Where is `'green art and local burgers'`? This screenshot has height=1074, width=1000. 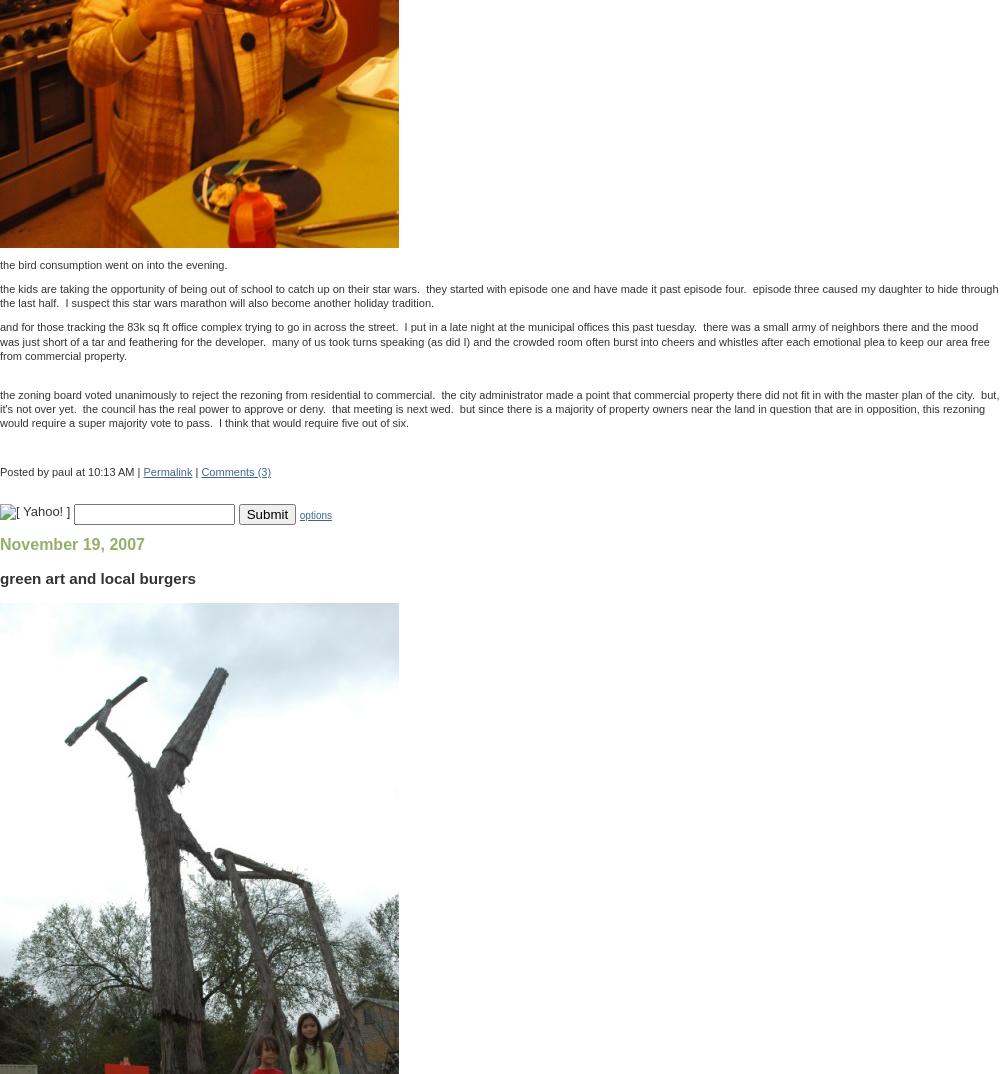
'green art and local burgers' is located at coordinates (0, 577).